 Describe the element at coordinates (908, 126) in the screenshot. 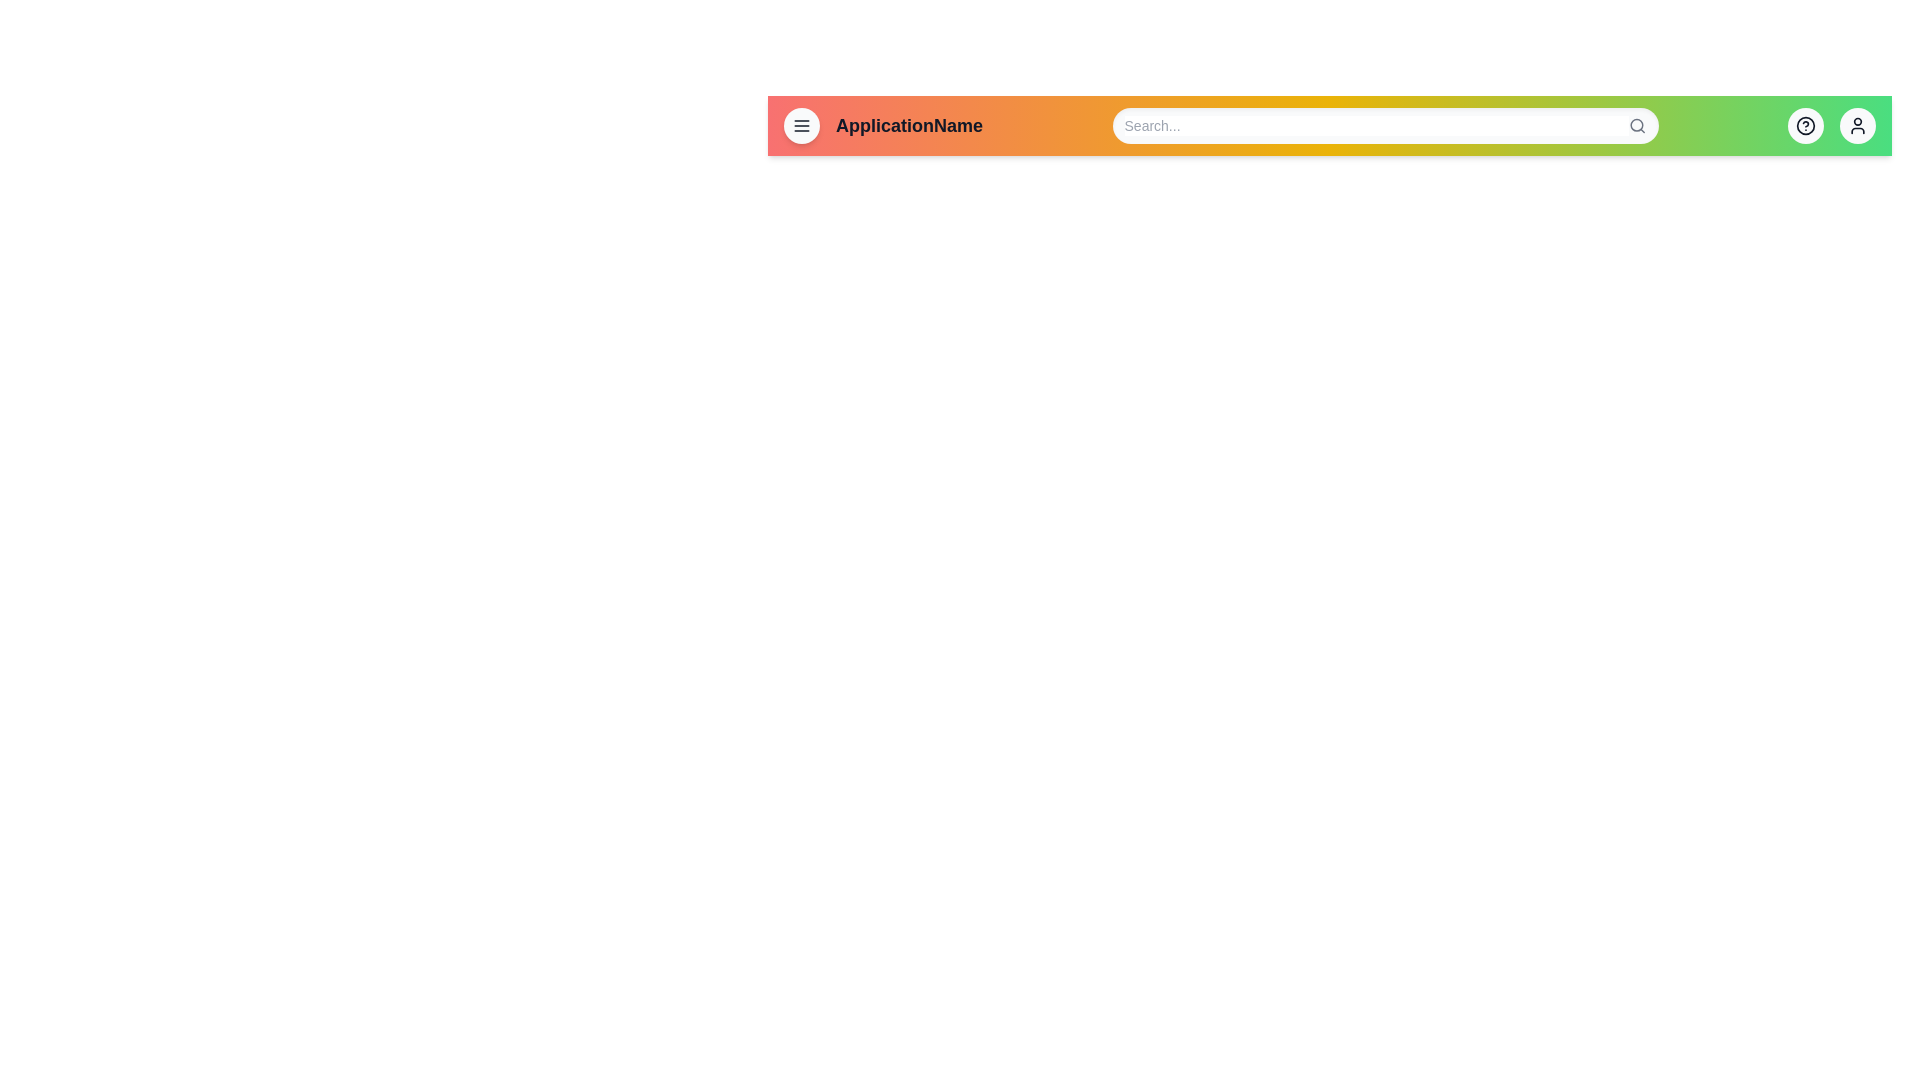

I see `the text labeled 'ApplicationName' to select it` at that location.